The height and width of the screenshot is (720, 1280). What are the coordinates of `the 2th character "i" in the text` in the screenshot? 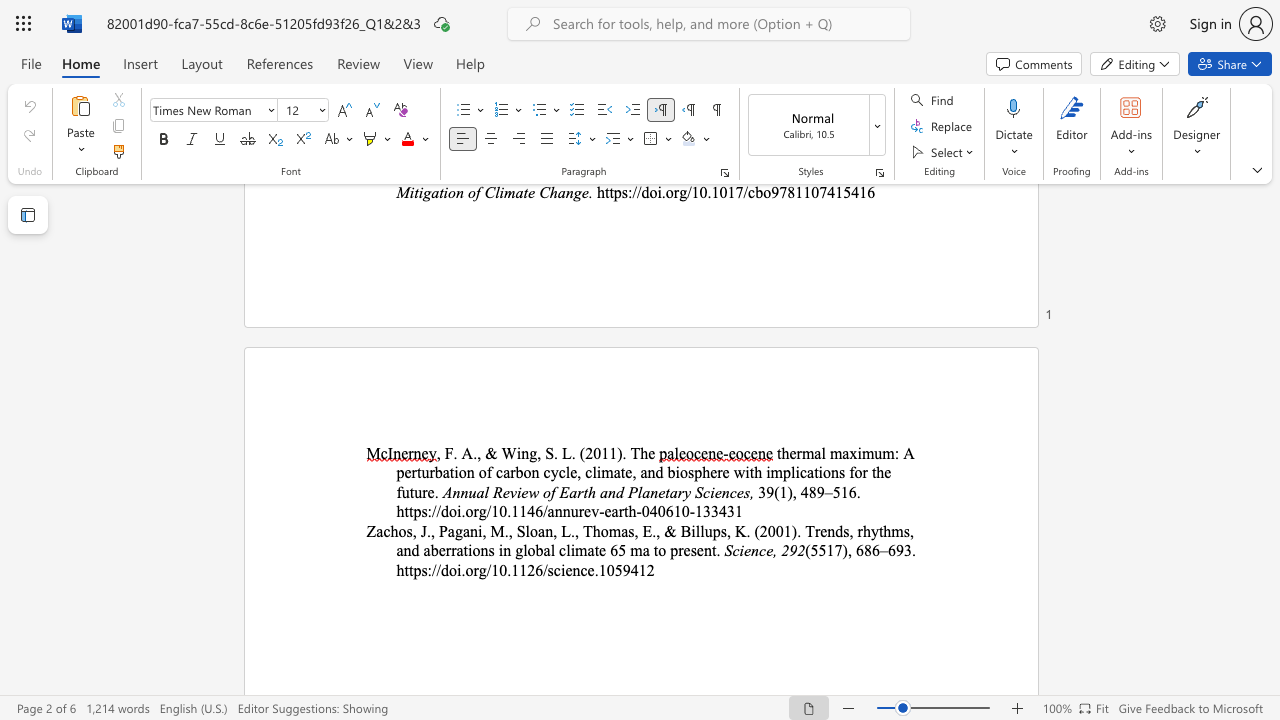 It's located at (562, 570).